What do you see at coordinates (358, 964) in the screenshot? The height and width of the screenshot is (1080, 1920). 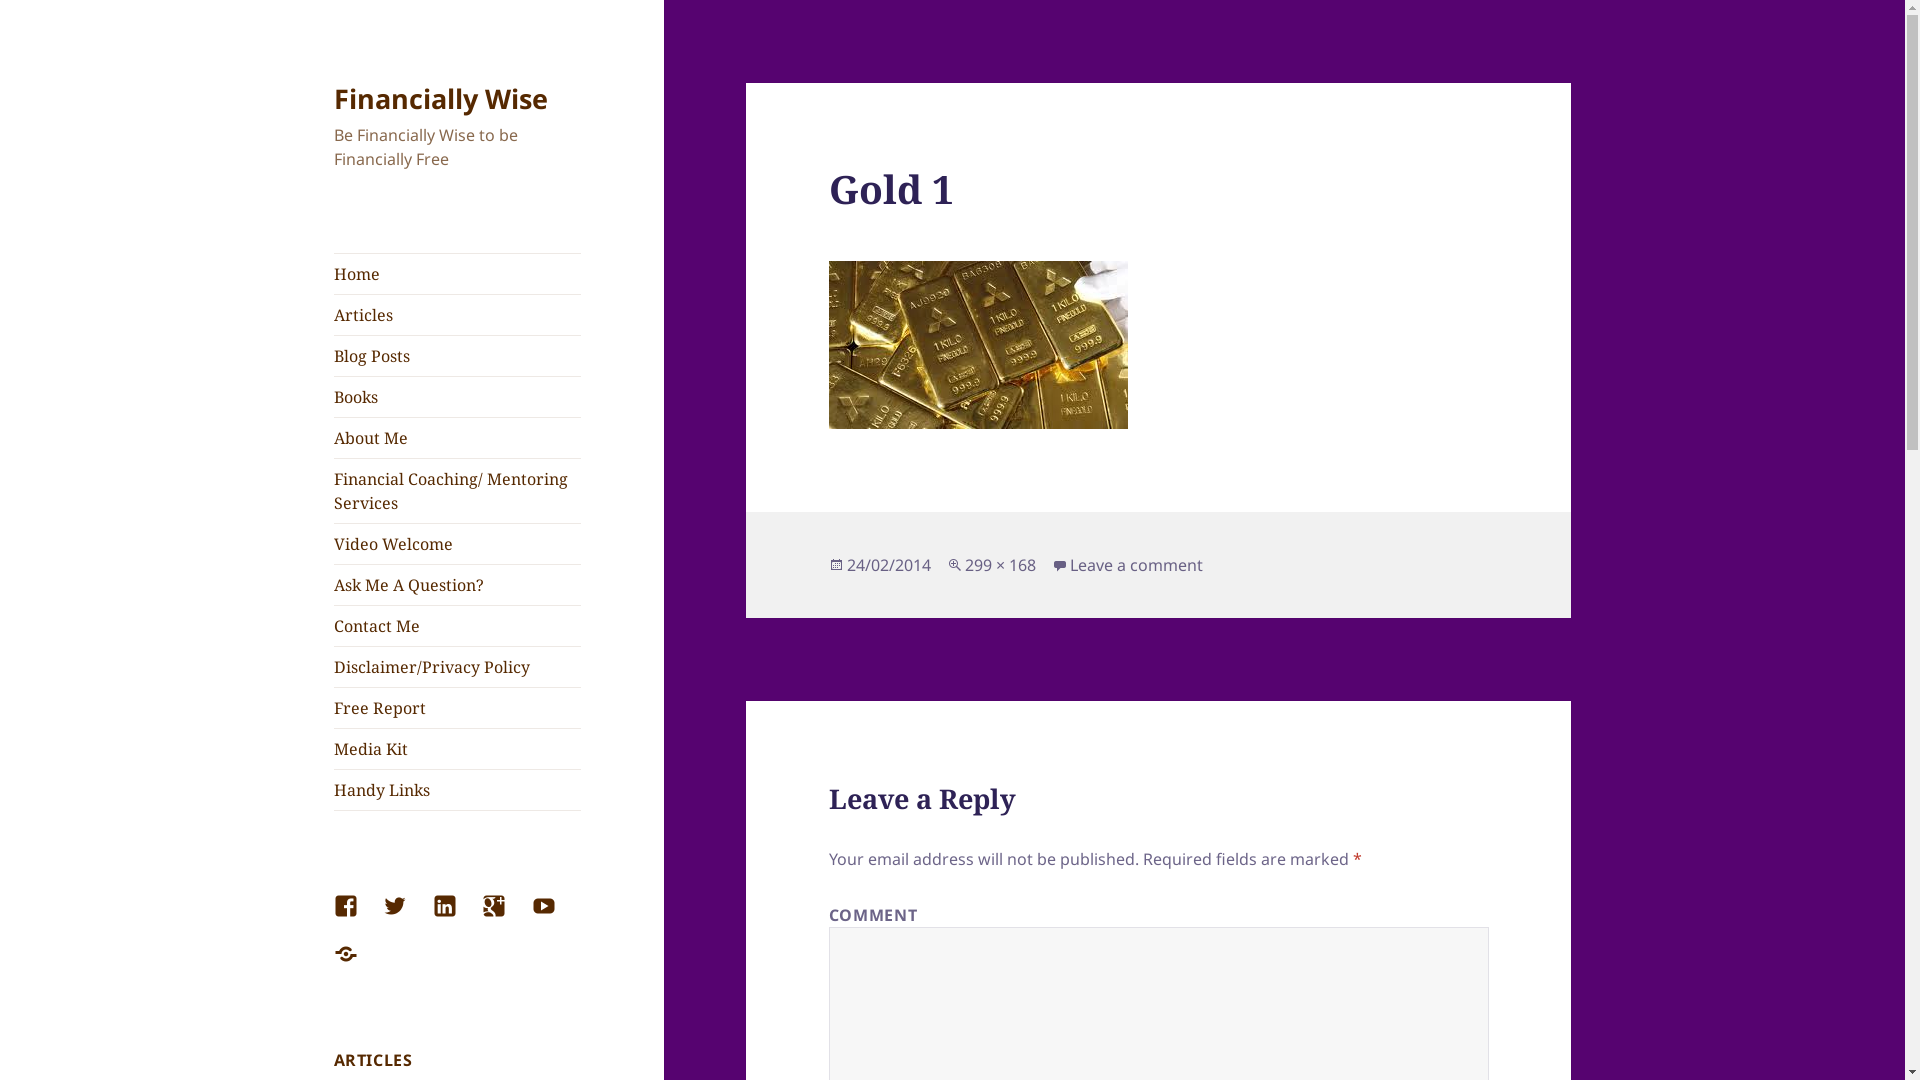 I see `'SlideShare'` at bounding box center [358, 964].